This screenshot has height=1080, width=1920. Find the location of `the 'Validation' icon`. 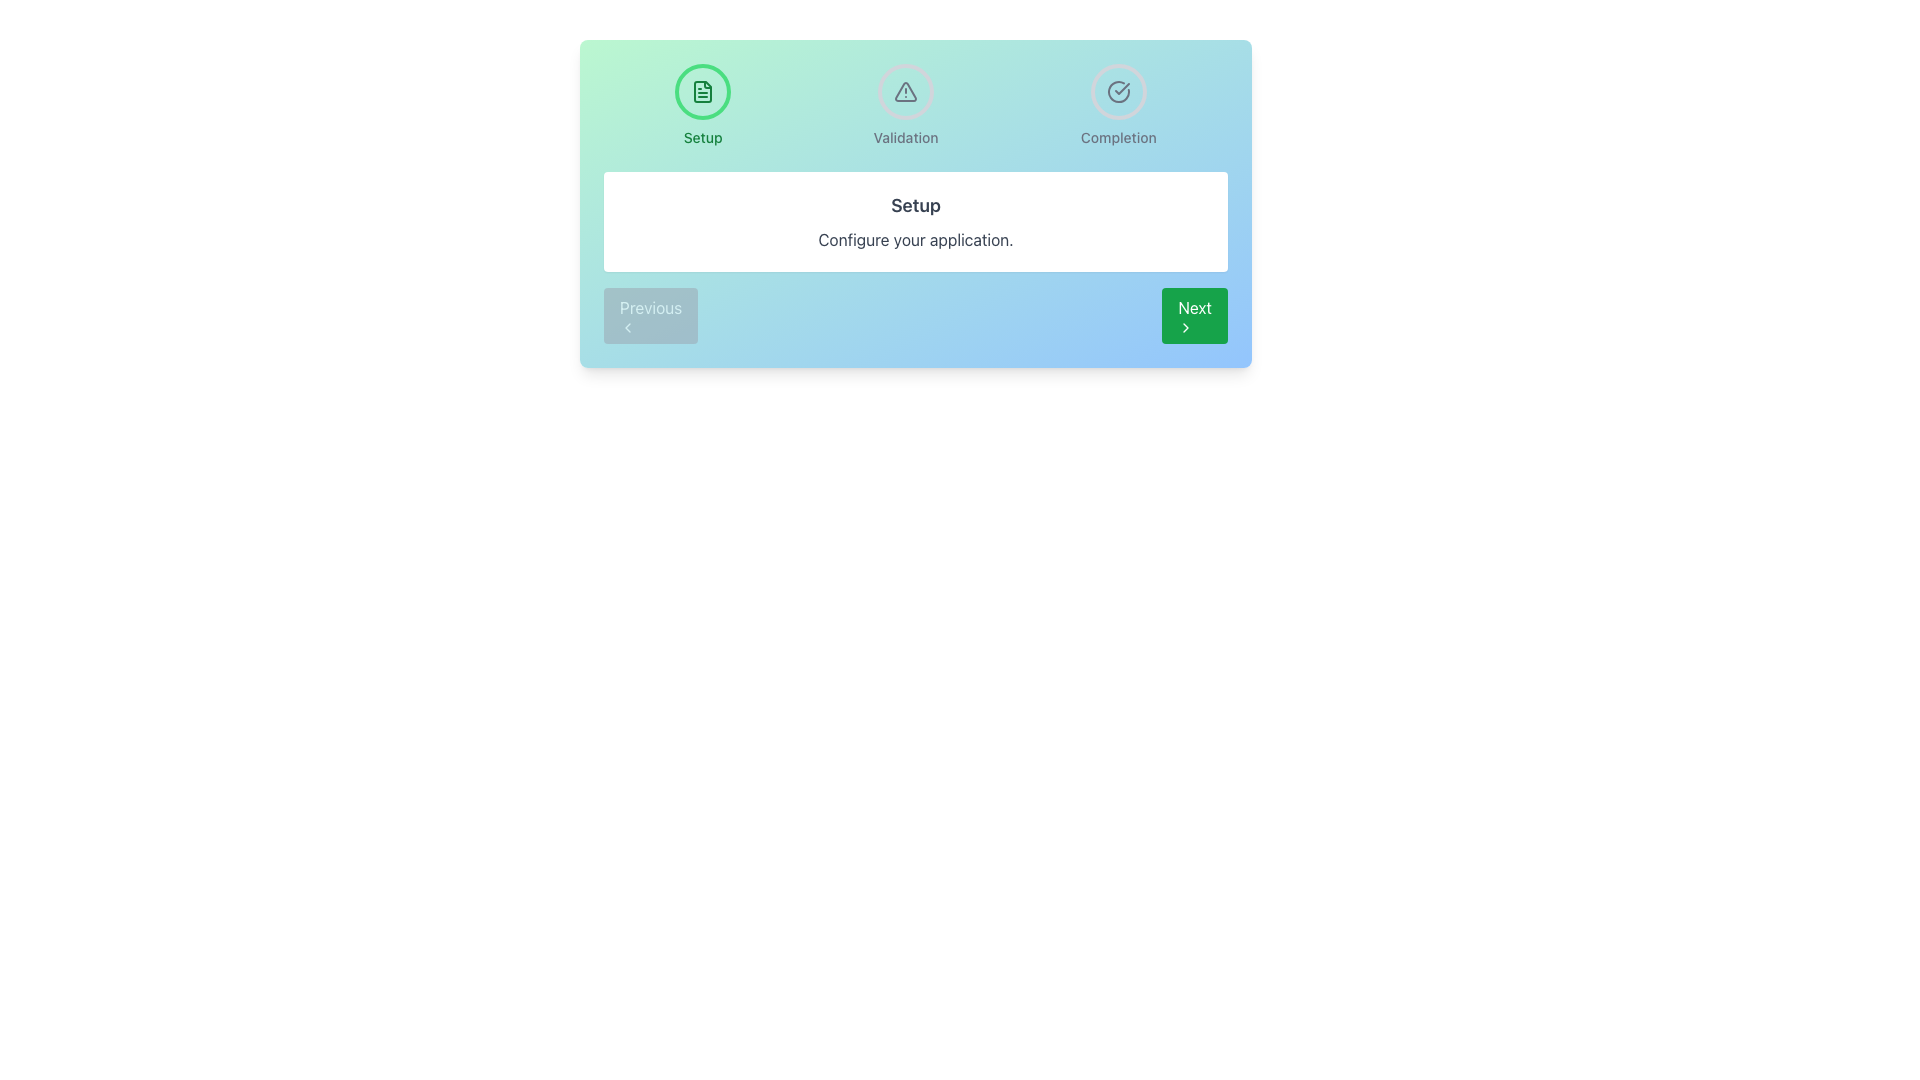

the 'Validation' icon is located at coordinates (905, 105).